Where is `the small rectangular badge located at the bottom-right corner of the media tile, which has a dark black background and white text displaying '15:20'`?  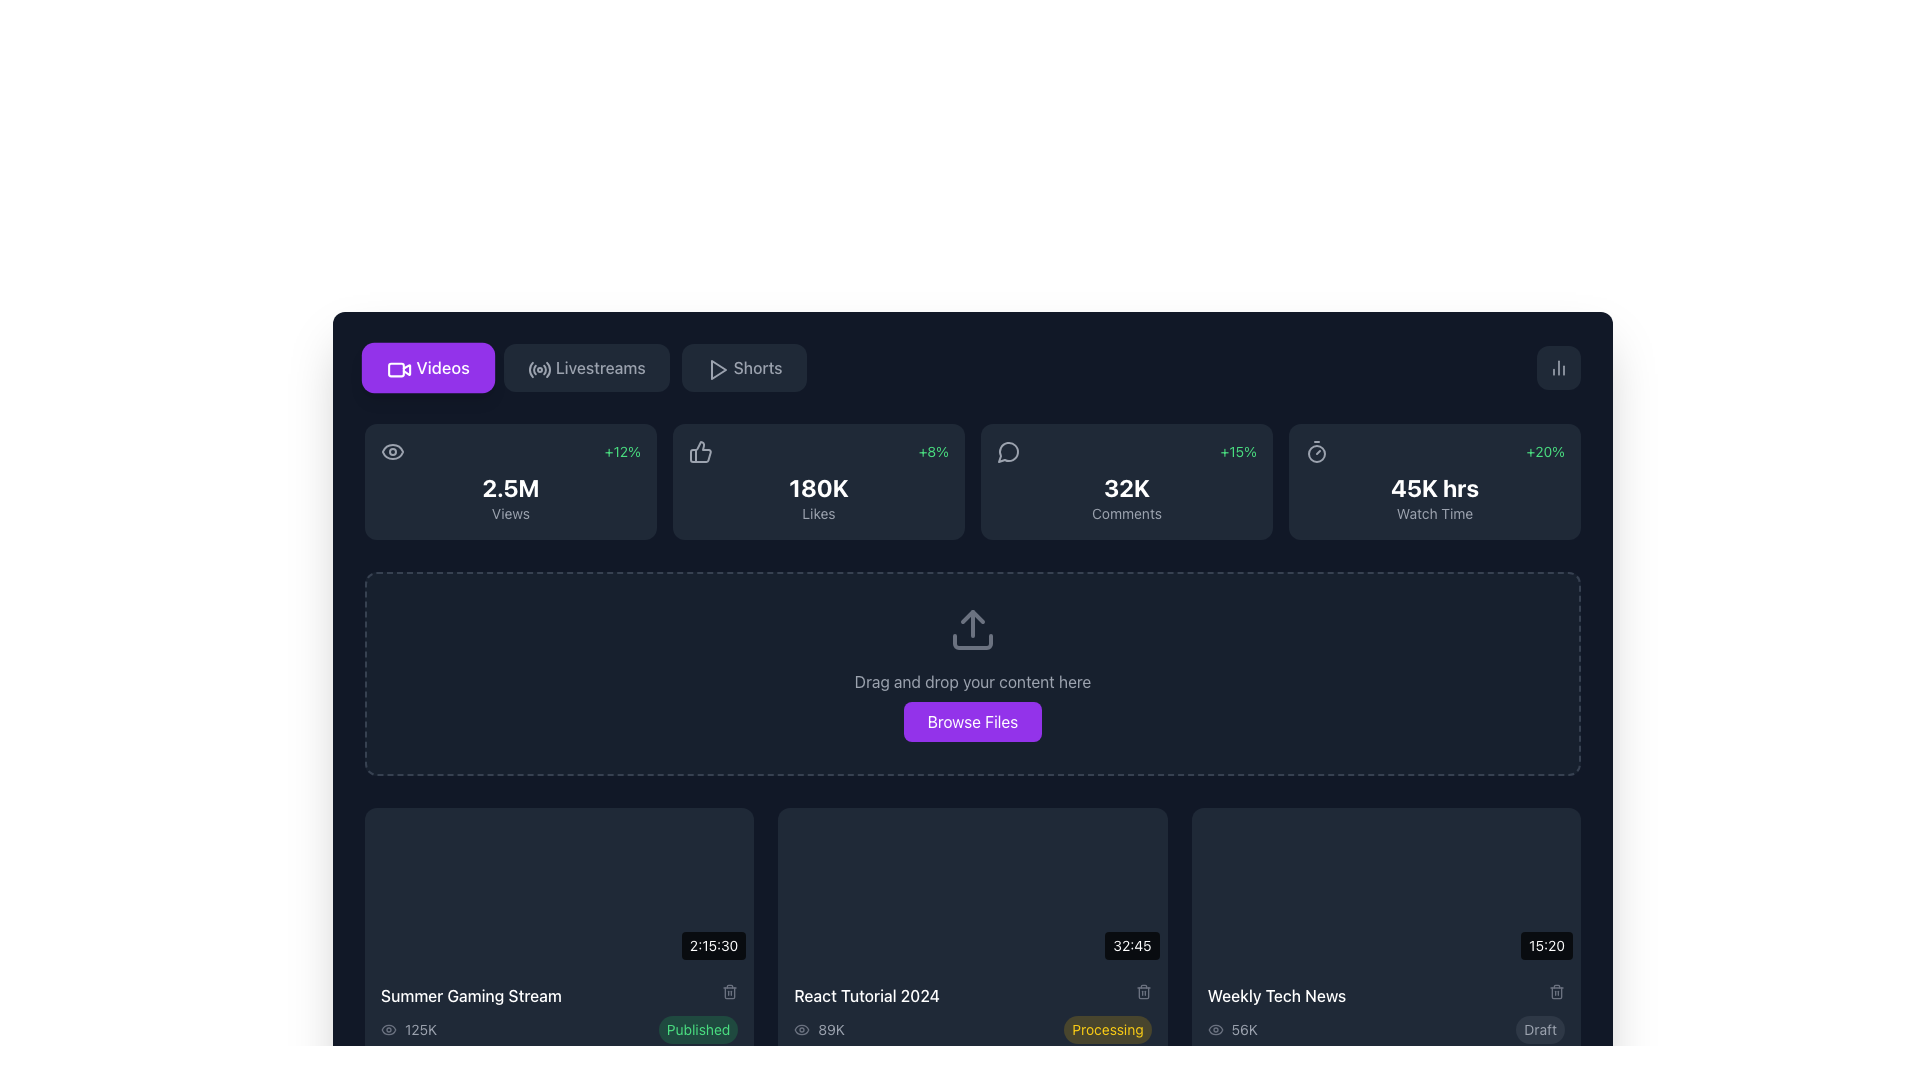 the small rectangular badge located at the bottom-right corner of the media tile, which has a dark black background and white text displaying '15:20' is located at coordinates (1546, 945).